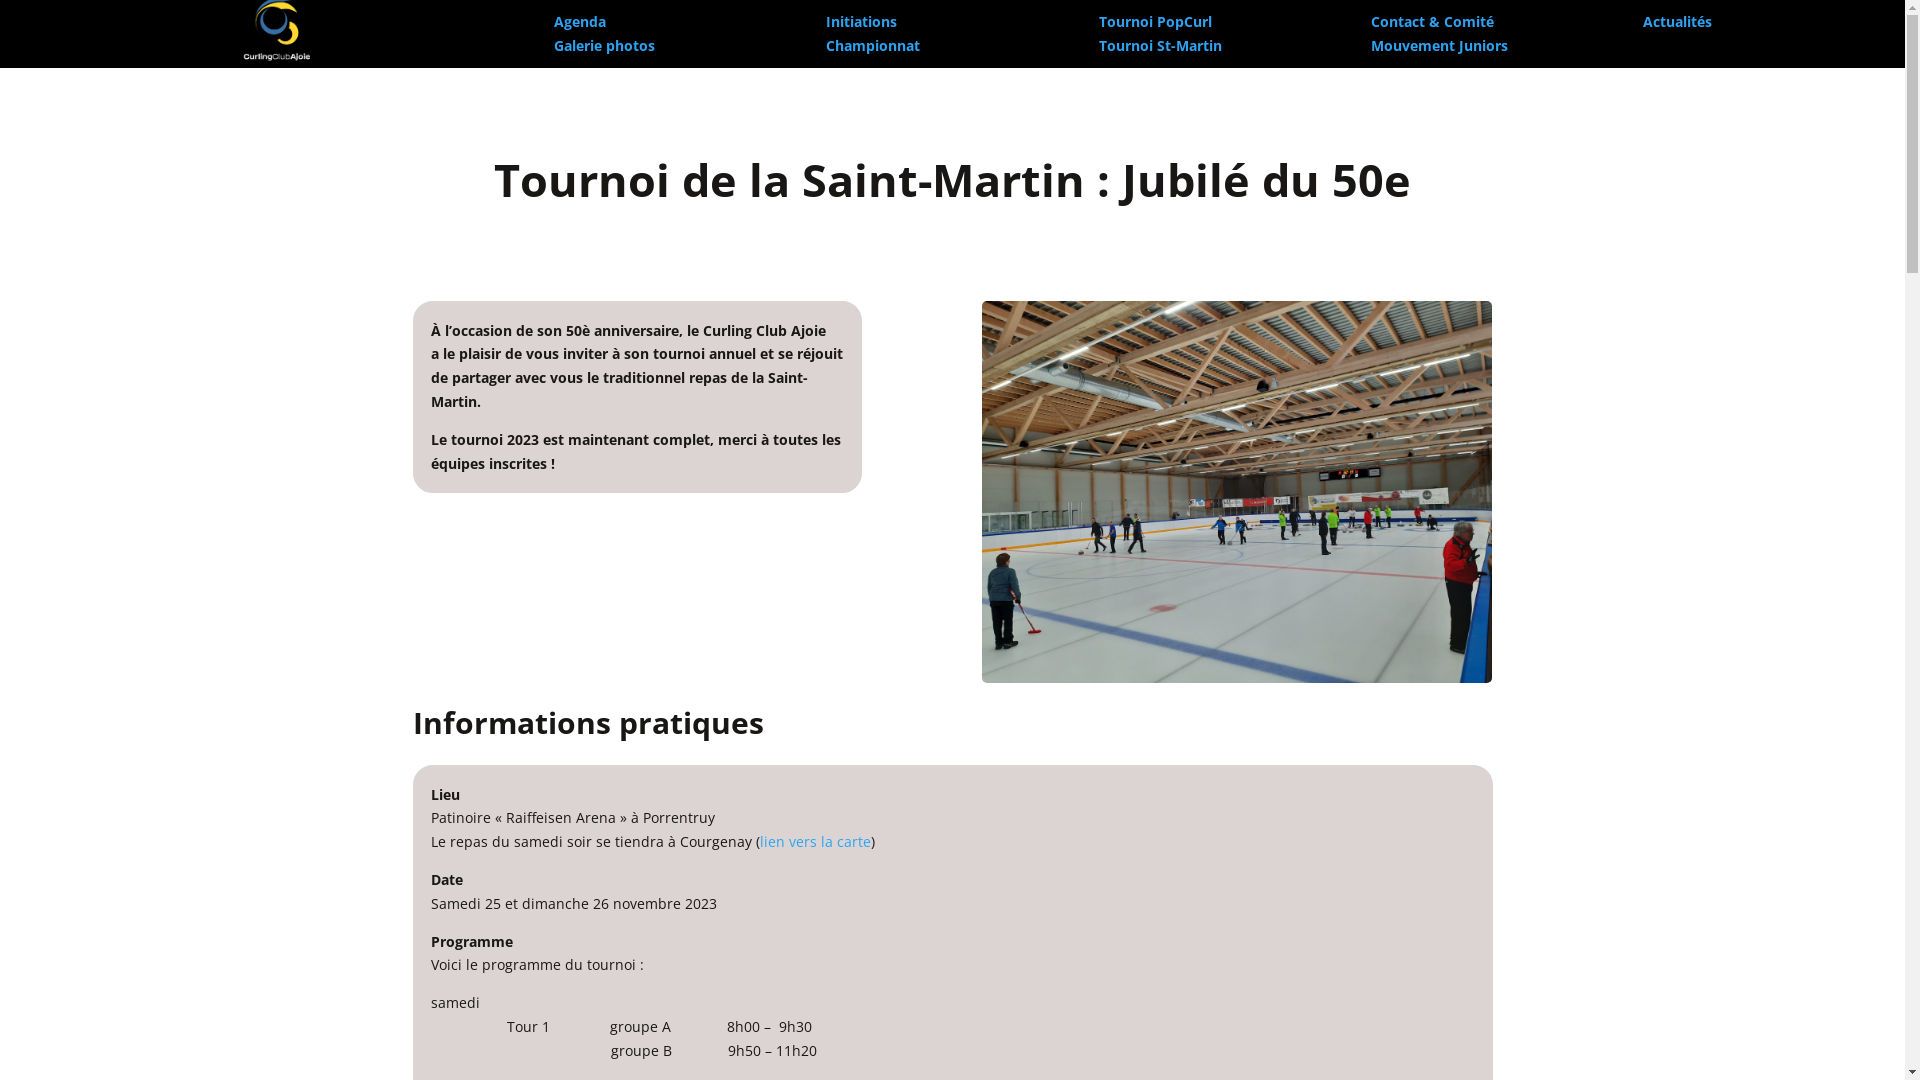 The width and height of the screenshot is (1920, 1080). Describe the element at coordinates (1154, 21) in the screenshot. I see `'Tournoi PopCurl'` at that location.